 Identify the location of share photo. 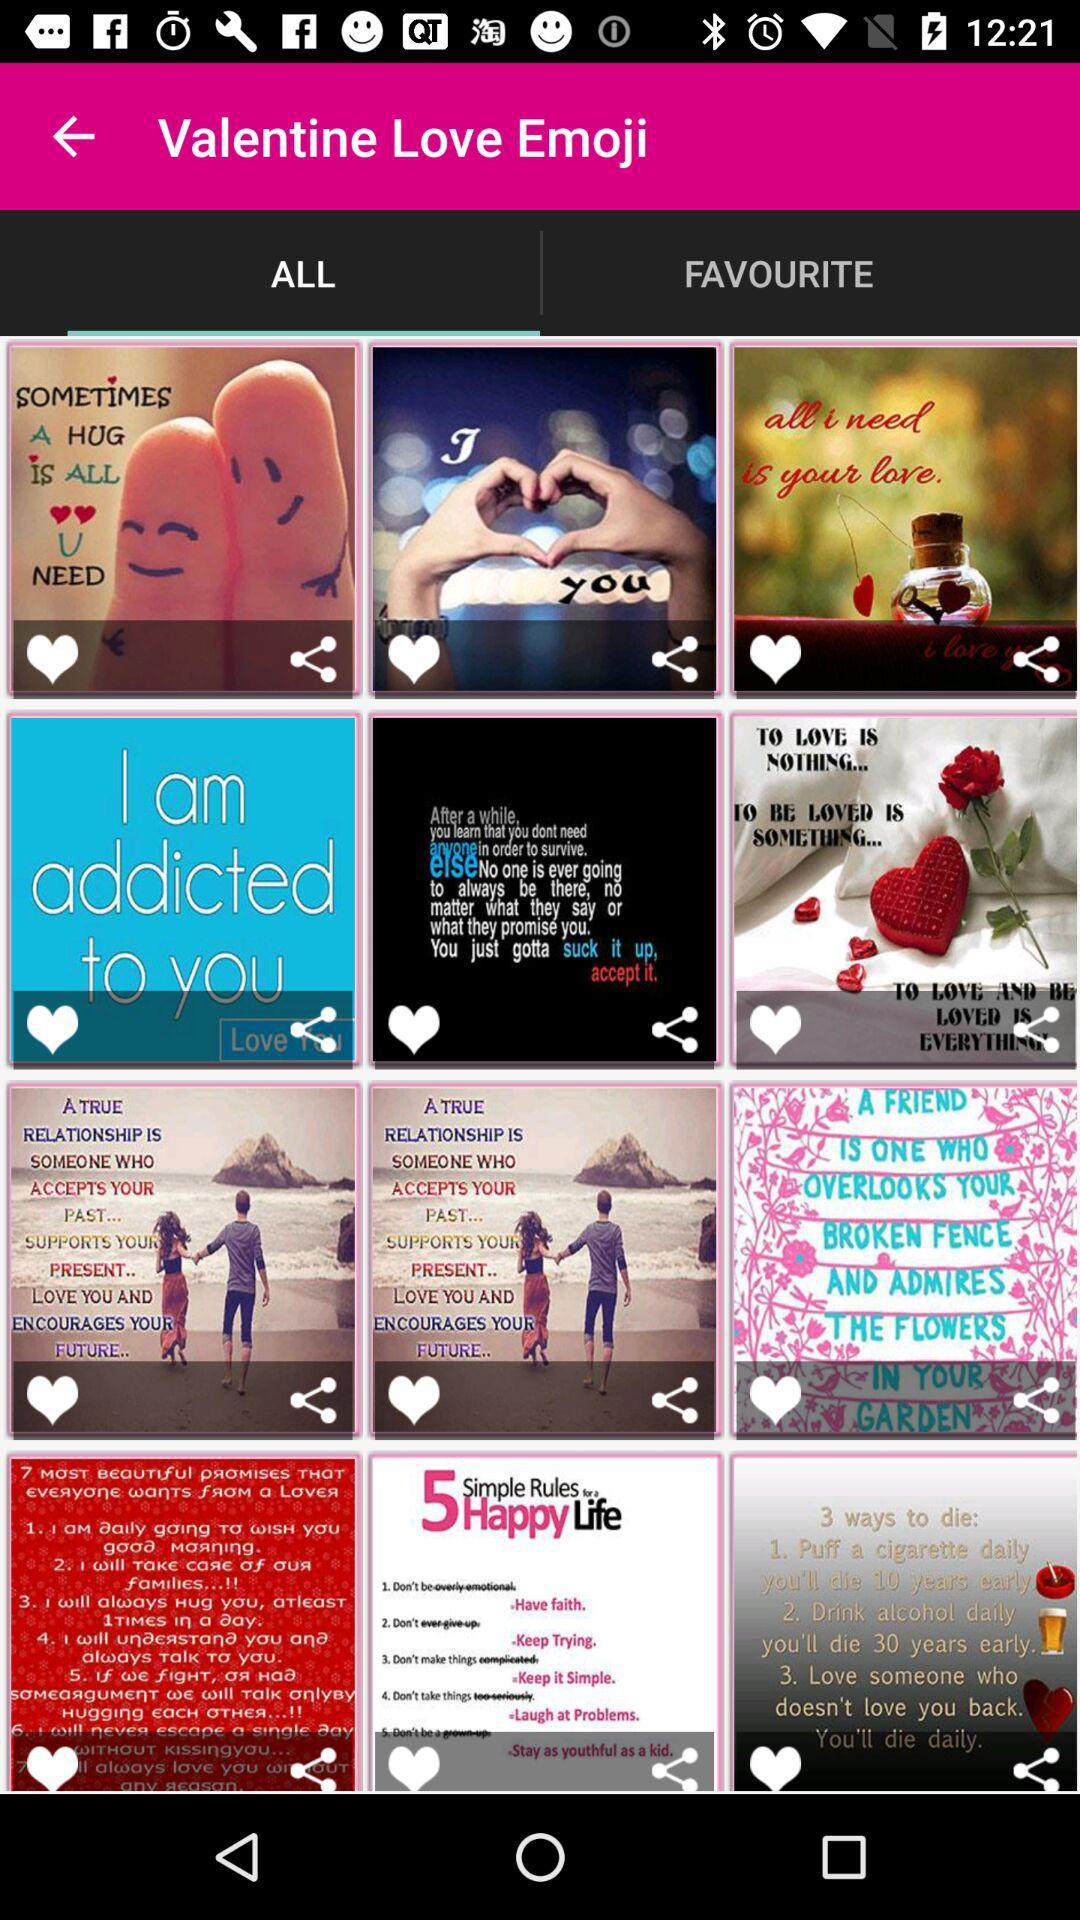
(675, 1768).